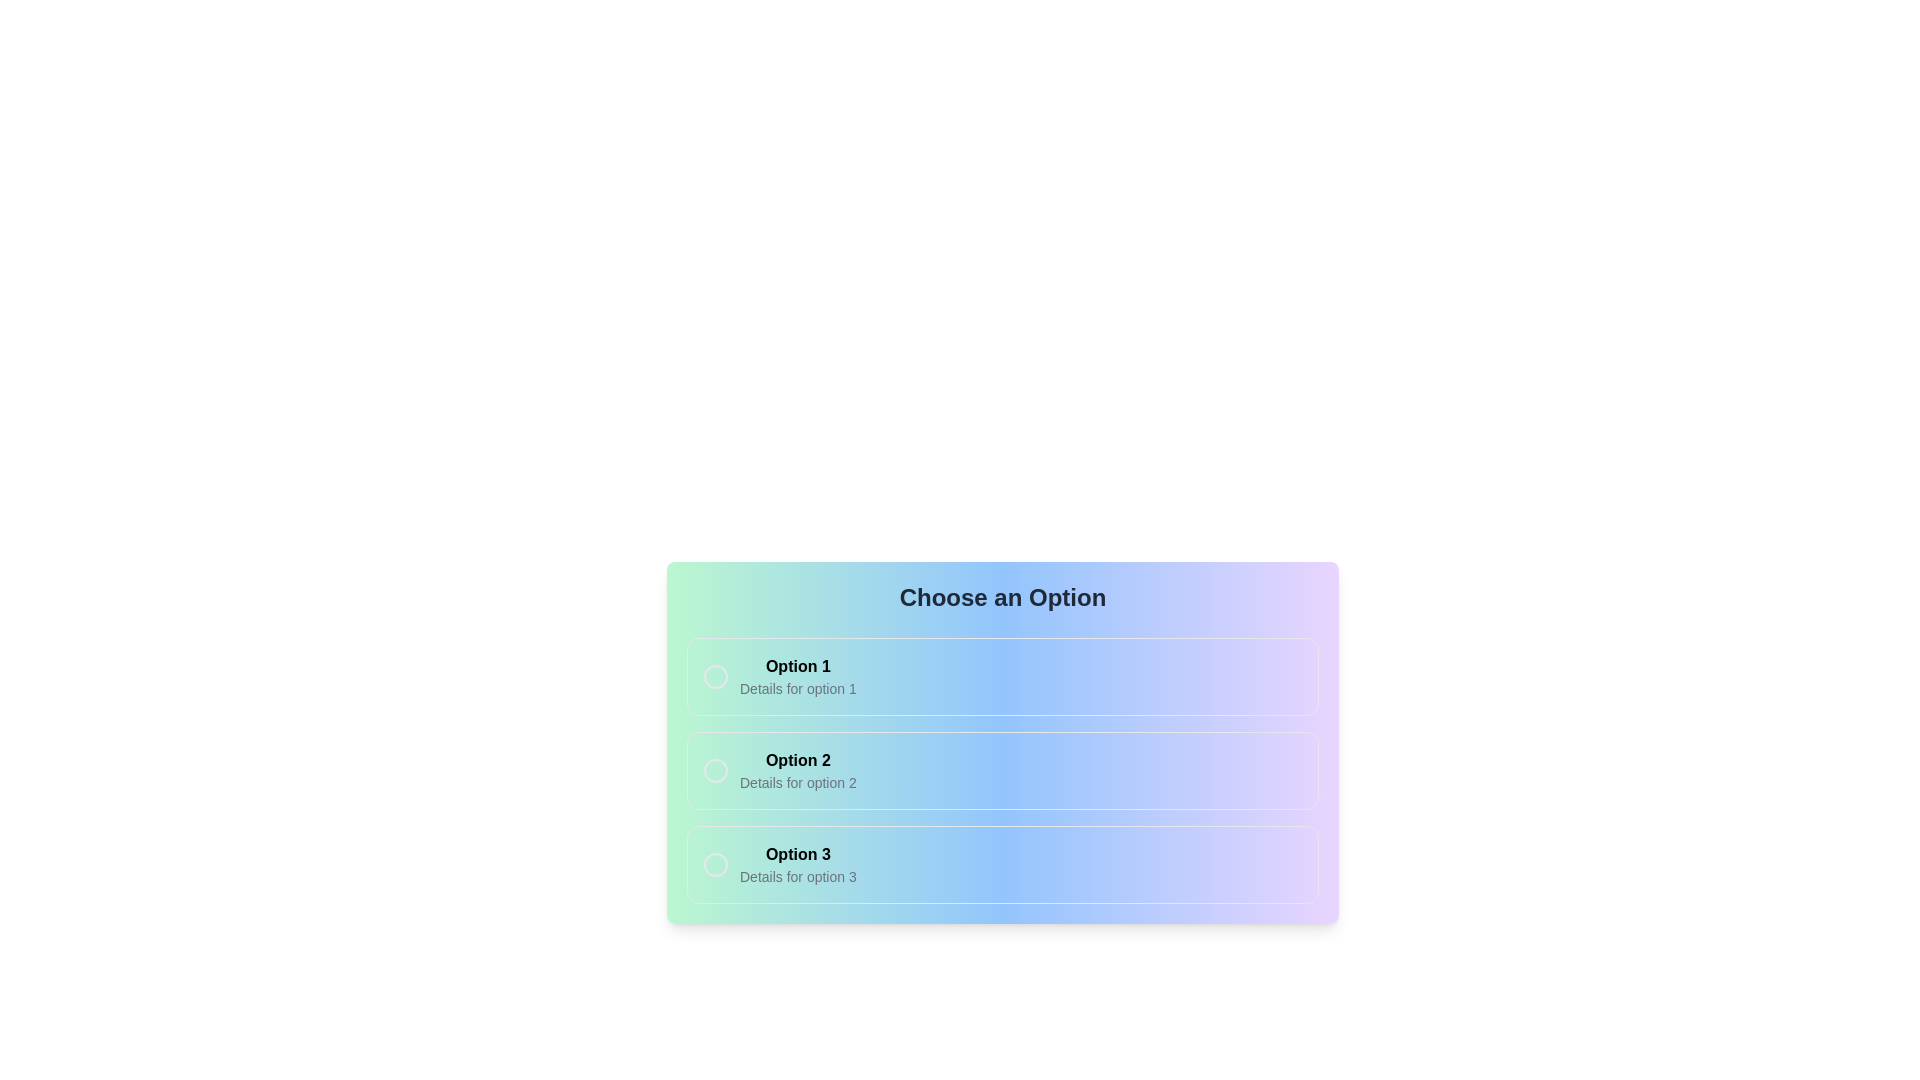 Image resolution: width=1920 pixels, height=1080 pixels. What do you see at coordinates (797, 855) in the screenshot?
I see `the text label that identifies the third selectable option in the vertical list of options` at bounding box center [797, 855].